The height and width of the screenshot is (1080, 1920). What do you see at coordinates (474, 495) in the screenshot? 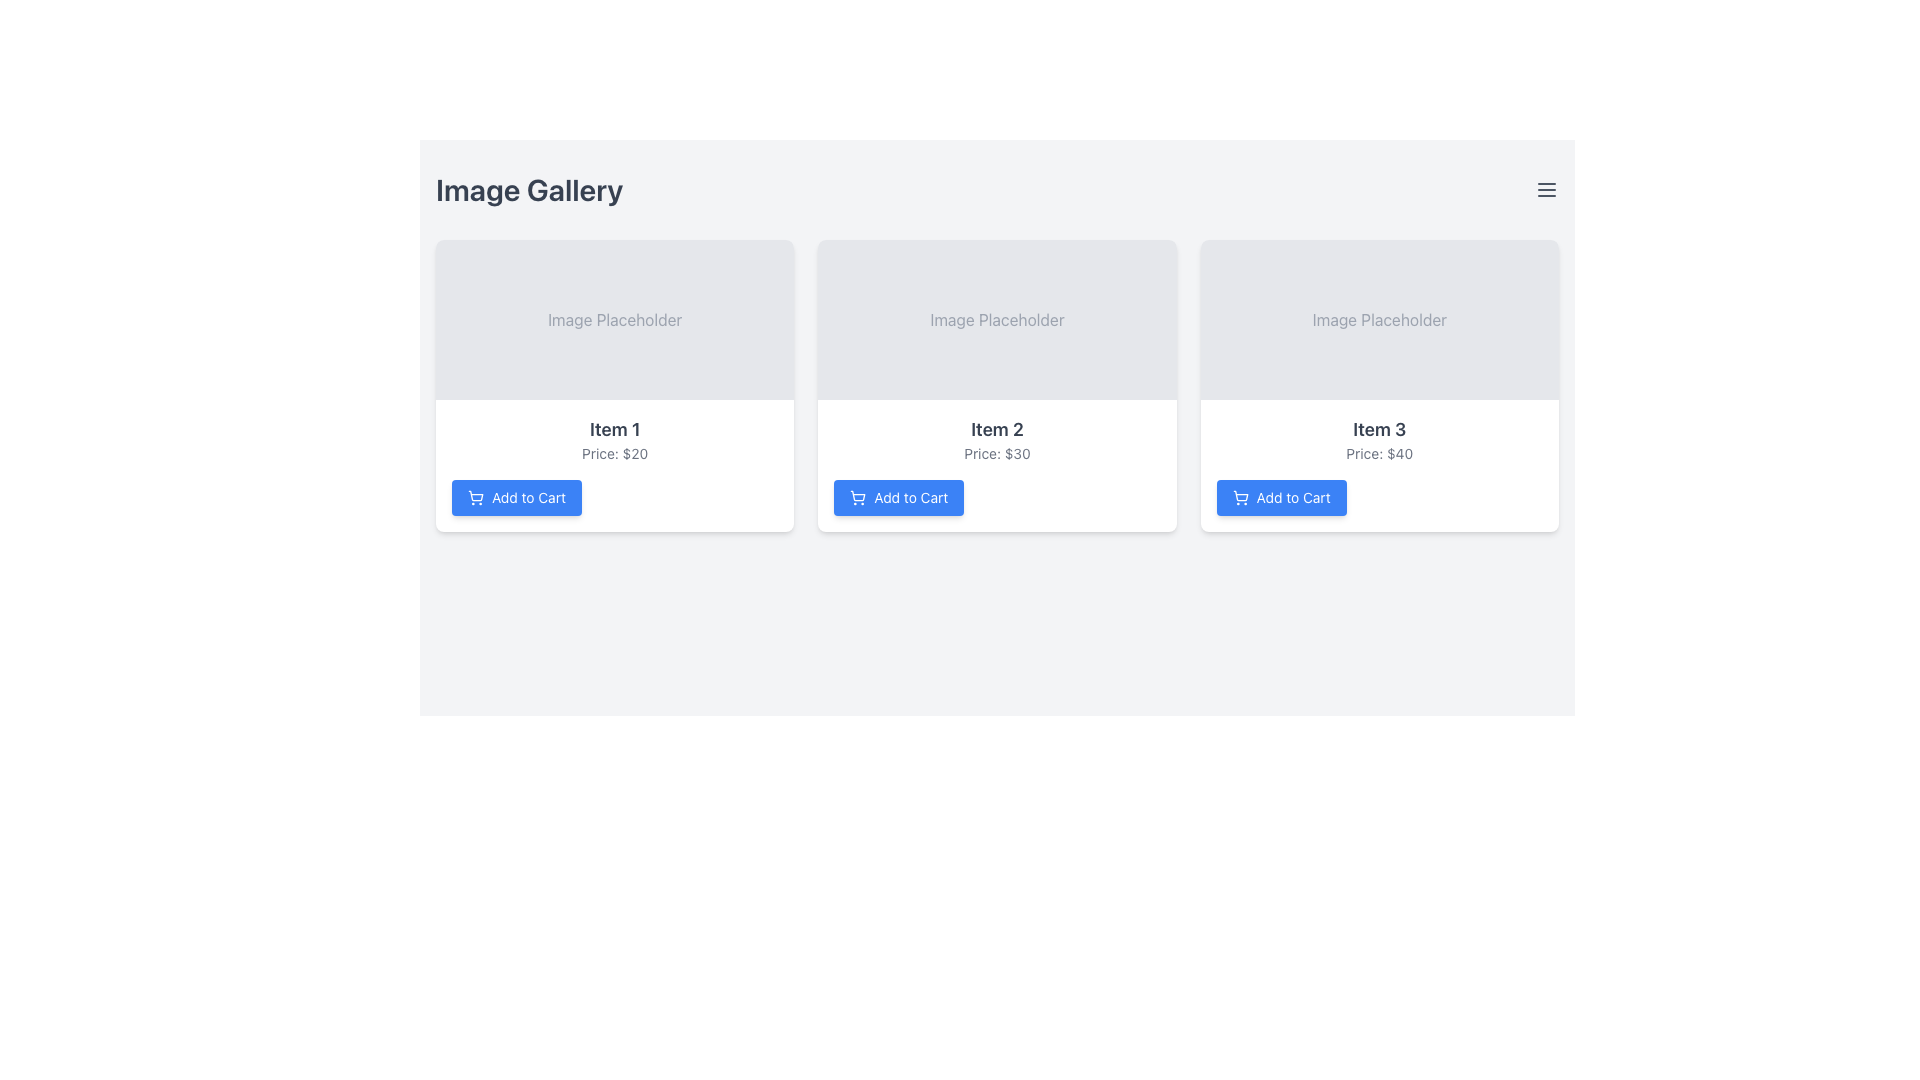
I see `the small SVG graphical element that is part of the shopping cart icon located next to the 'Add to Cart' button under 'Item 1'` at bounding box center [474, 495].